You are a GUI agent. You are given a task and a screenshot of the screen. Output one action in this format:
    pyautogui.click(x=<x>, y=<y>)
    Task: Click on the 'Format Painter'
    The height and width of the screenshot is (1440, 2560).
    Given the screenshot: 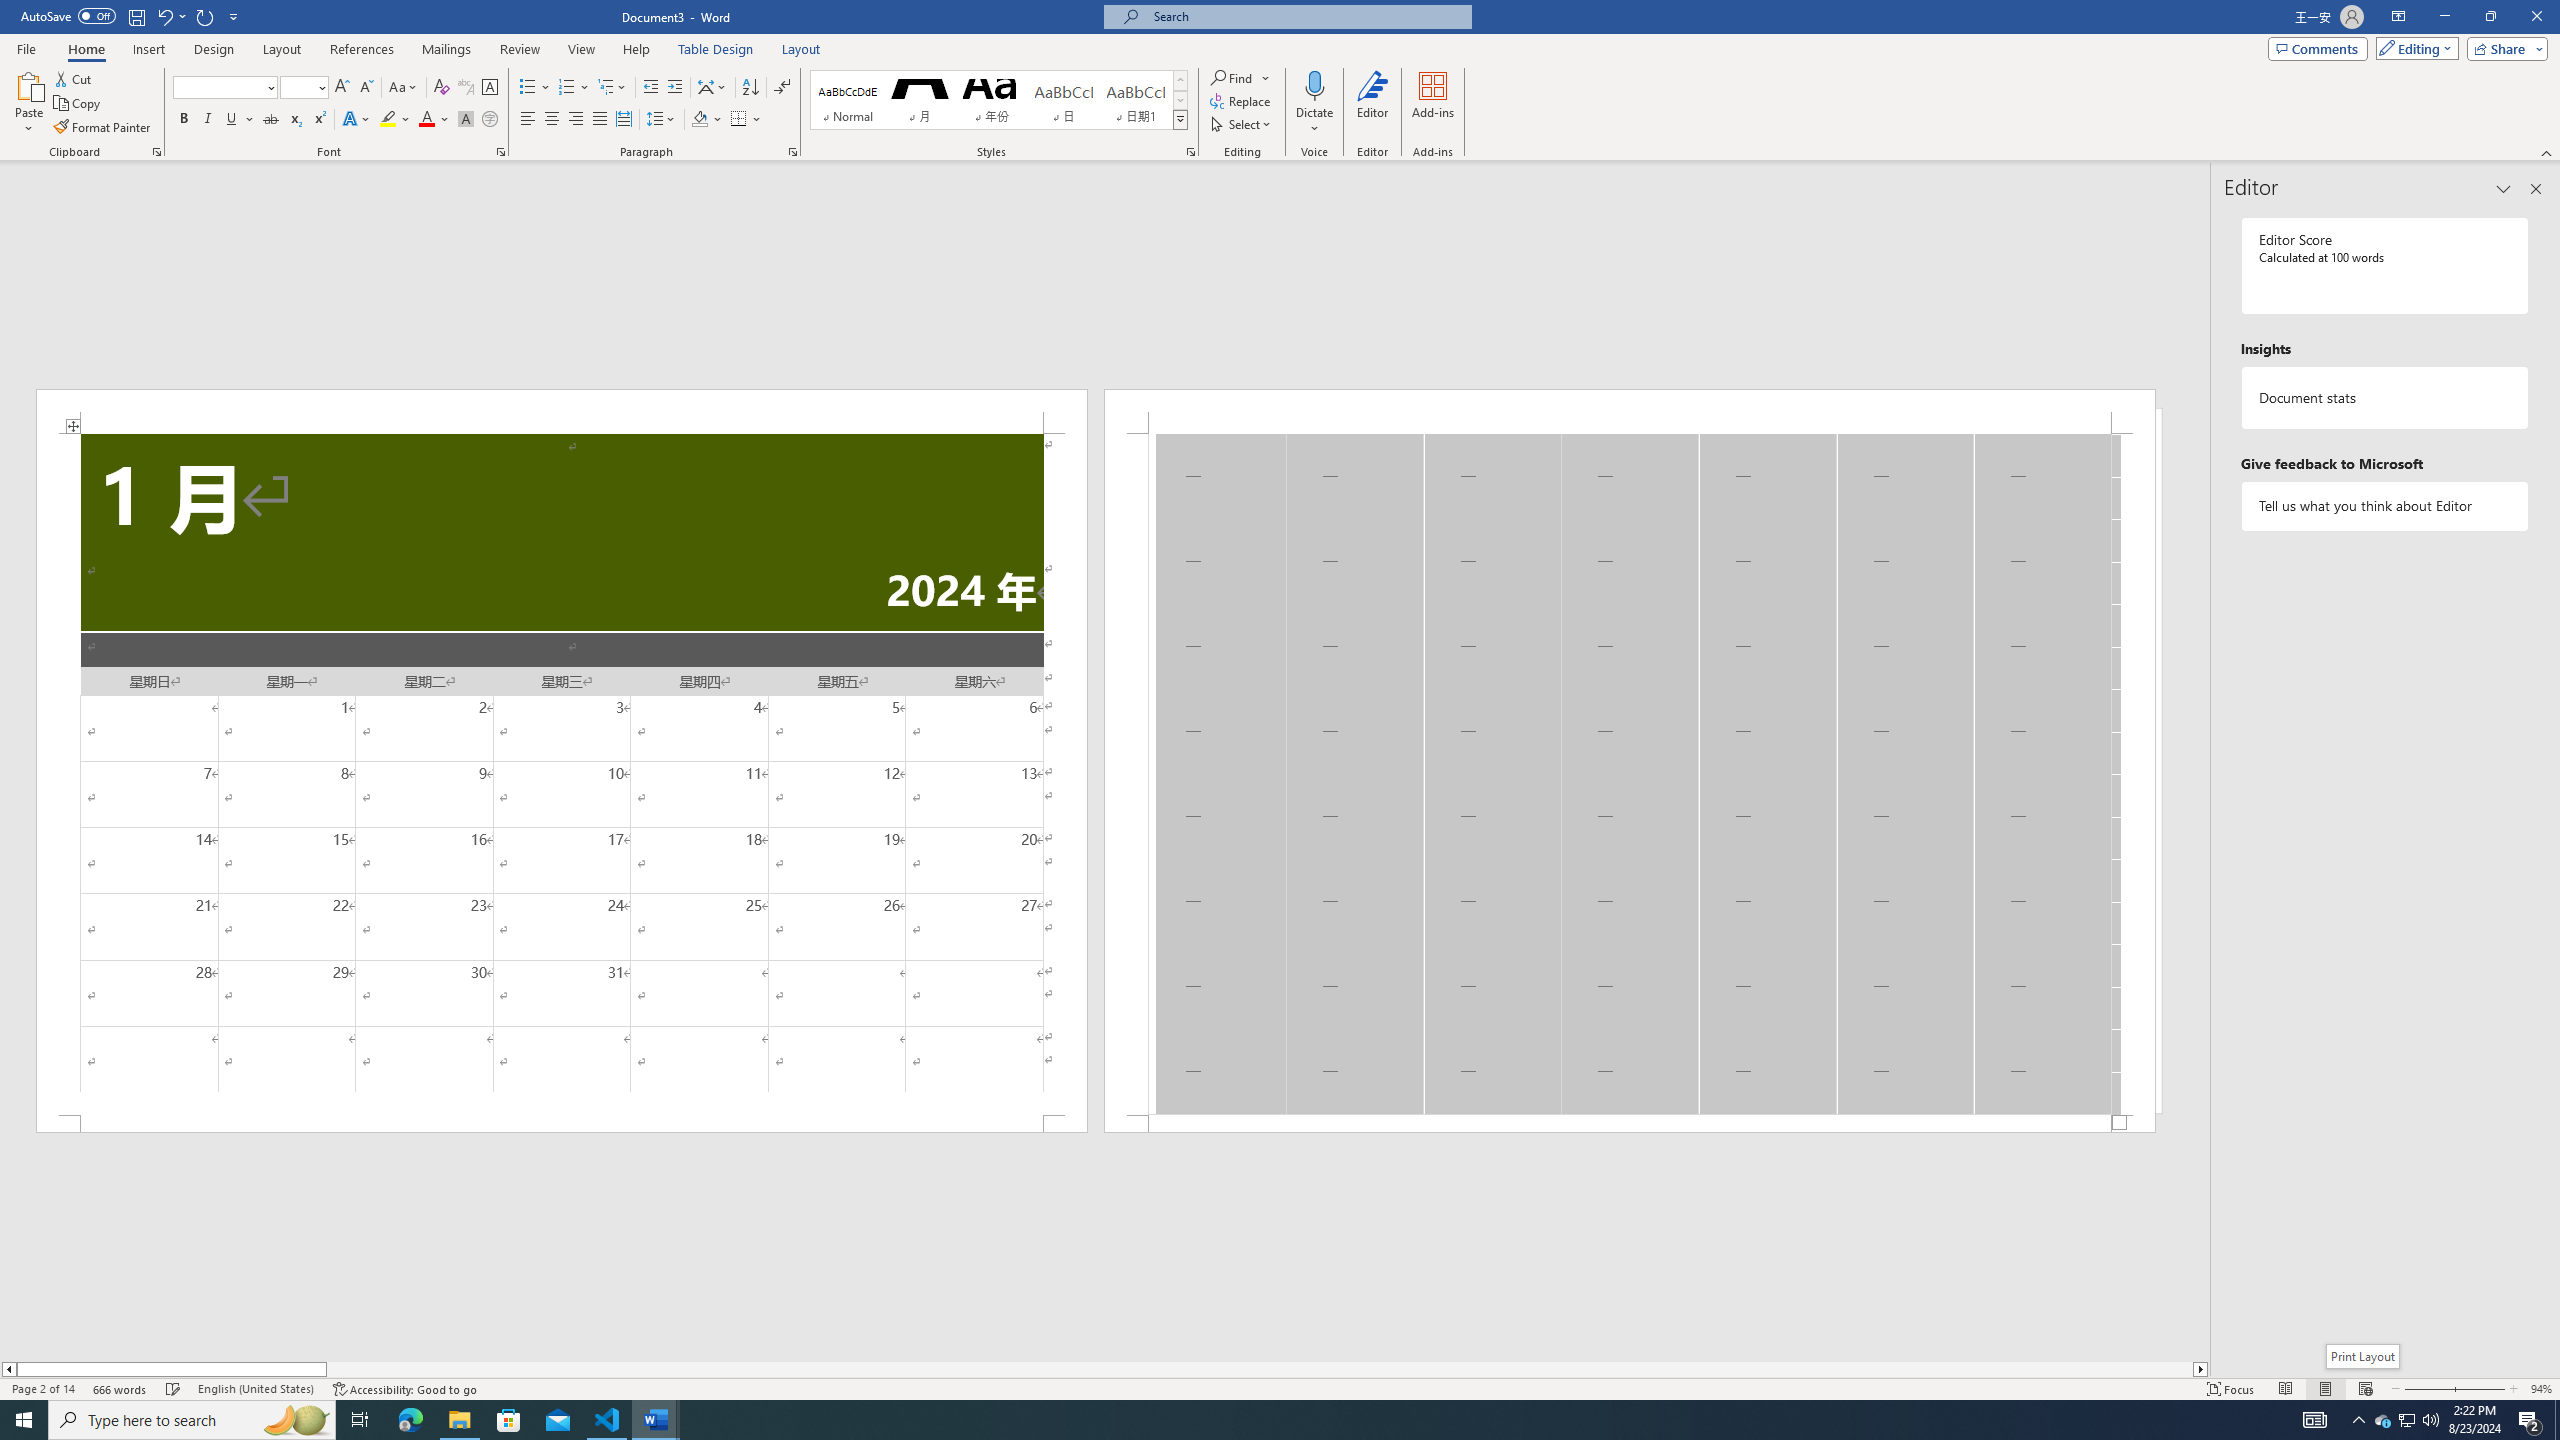 What is the action you would take?
    pyautogui.click(x=102, y=127)
    